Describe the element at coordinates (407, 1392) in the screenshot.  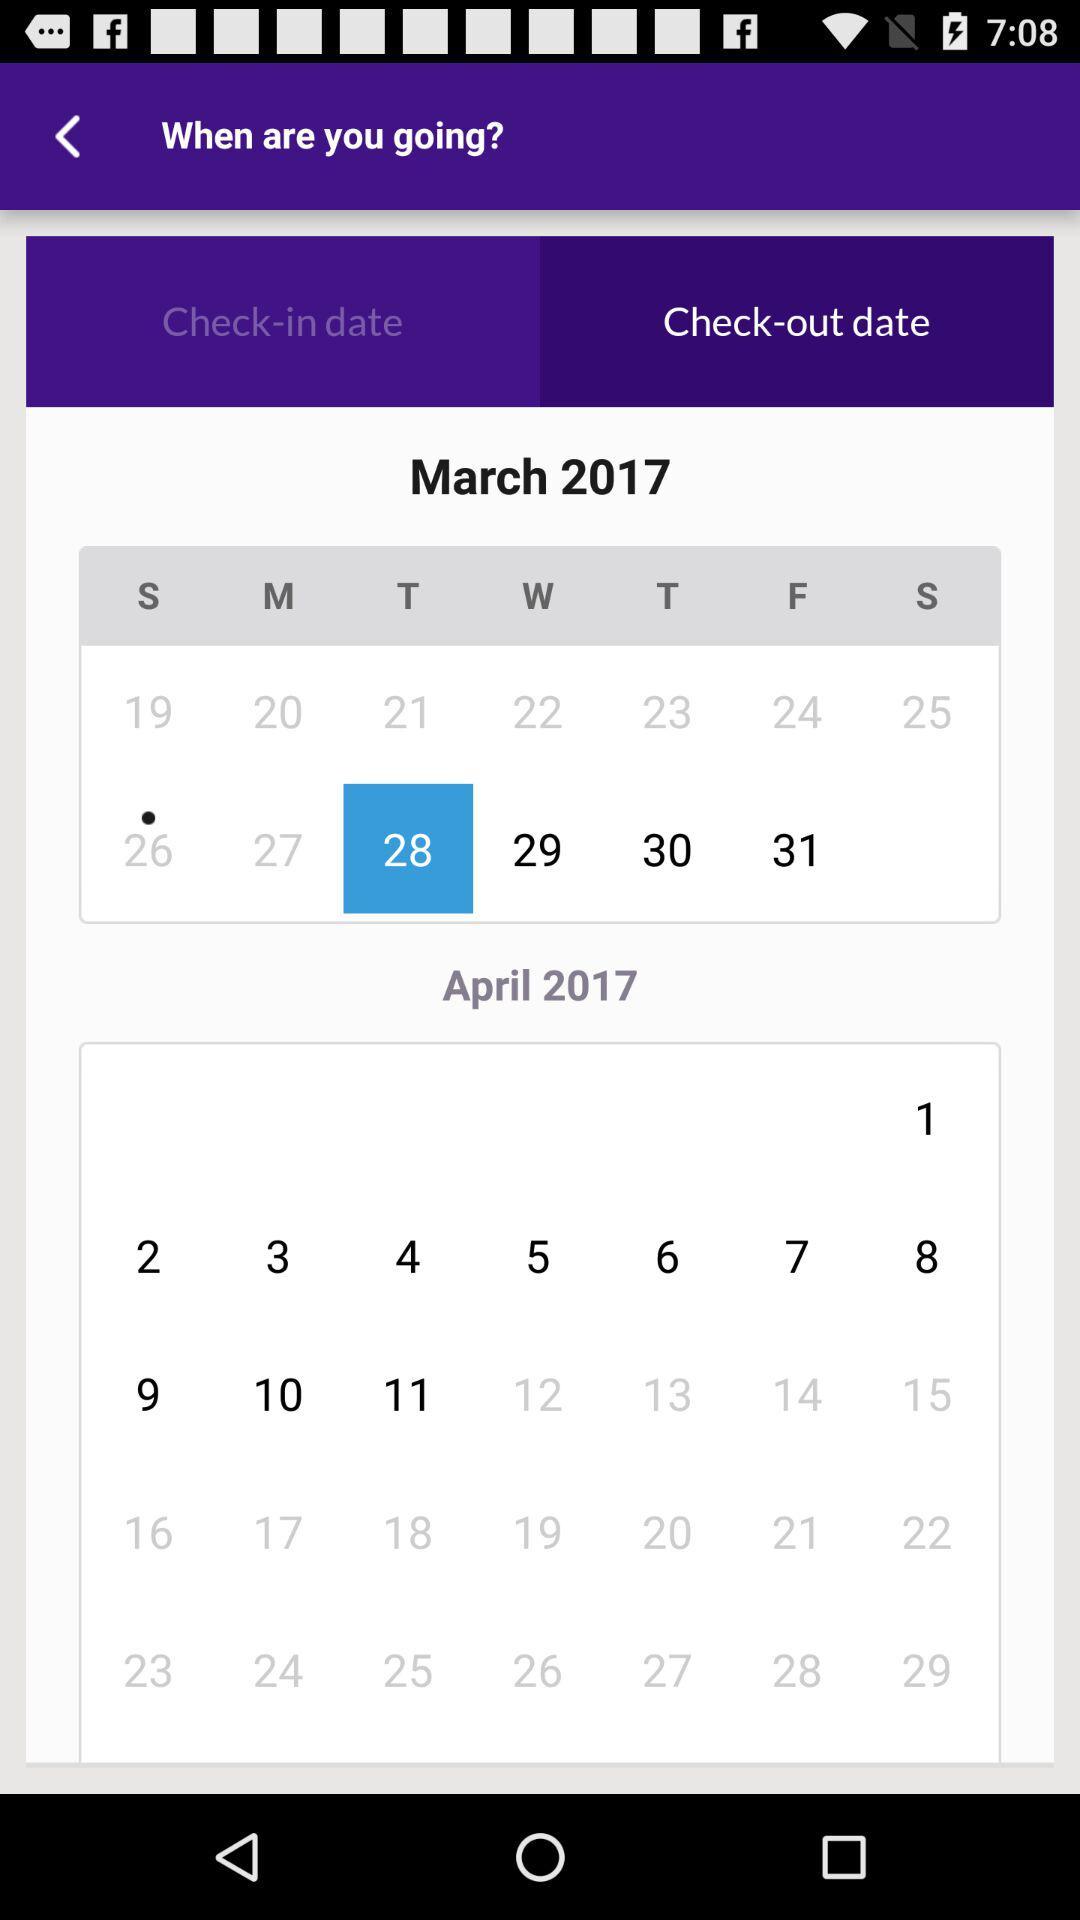
I see `the 11 item` at that location.